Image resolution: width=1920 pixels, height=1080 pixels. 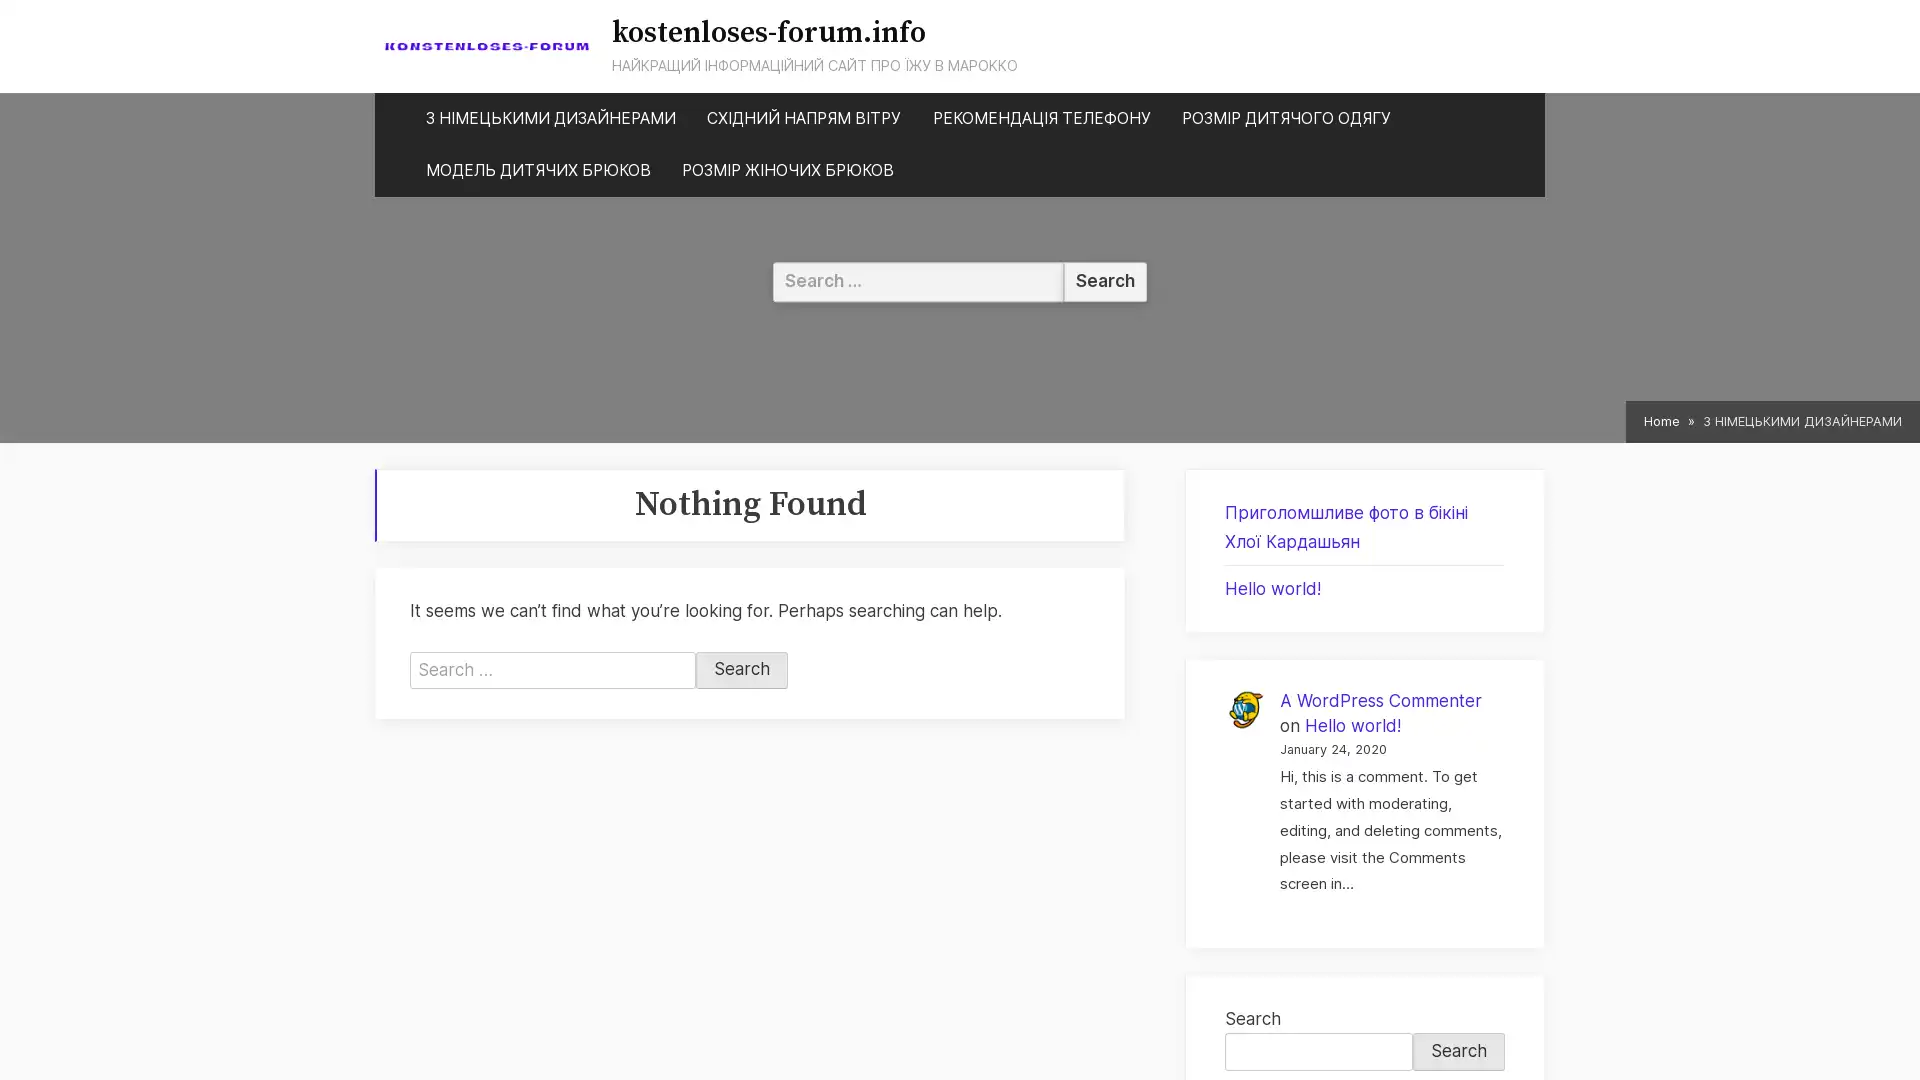 I want to click on Search, so click(x=1104, y=281).